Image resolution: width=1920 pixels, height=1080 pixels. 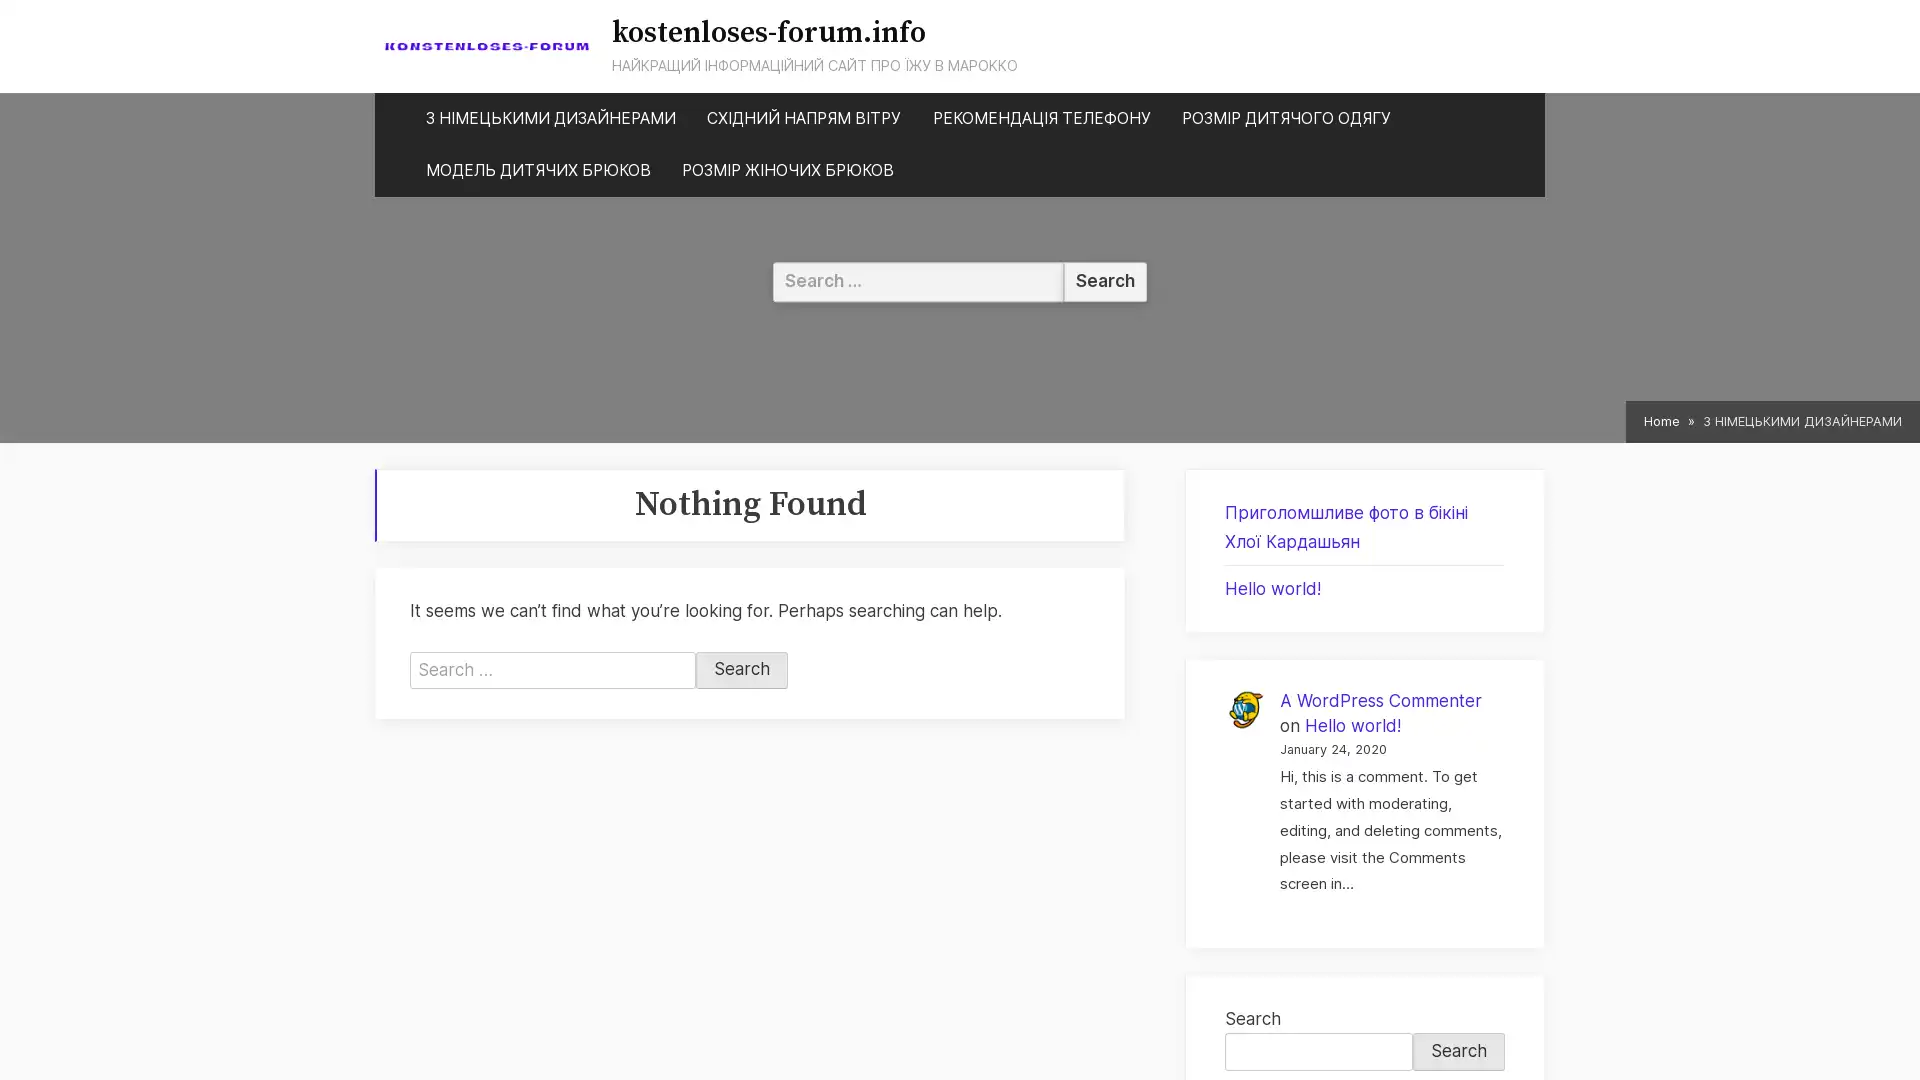 I want to click on Search, so click(x=1104, y=281).